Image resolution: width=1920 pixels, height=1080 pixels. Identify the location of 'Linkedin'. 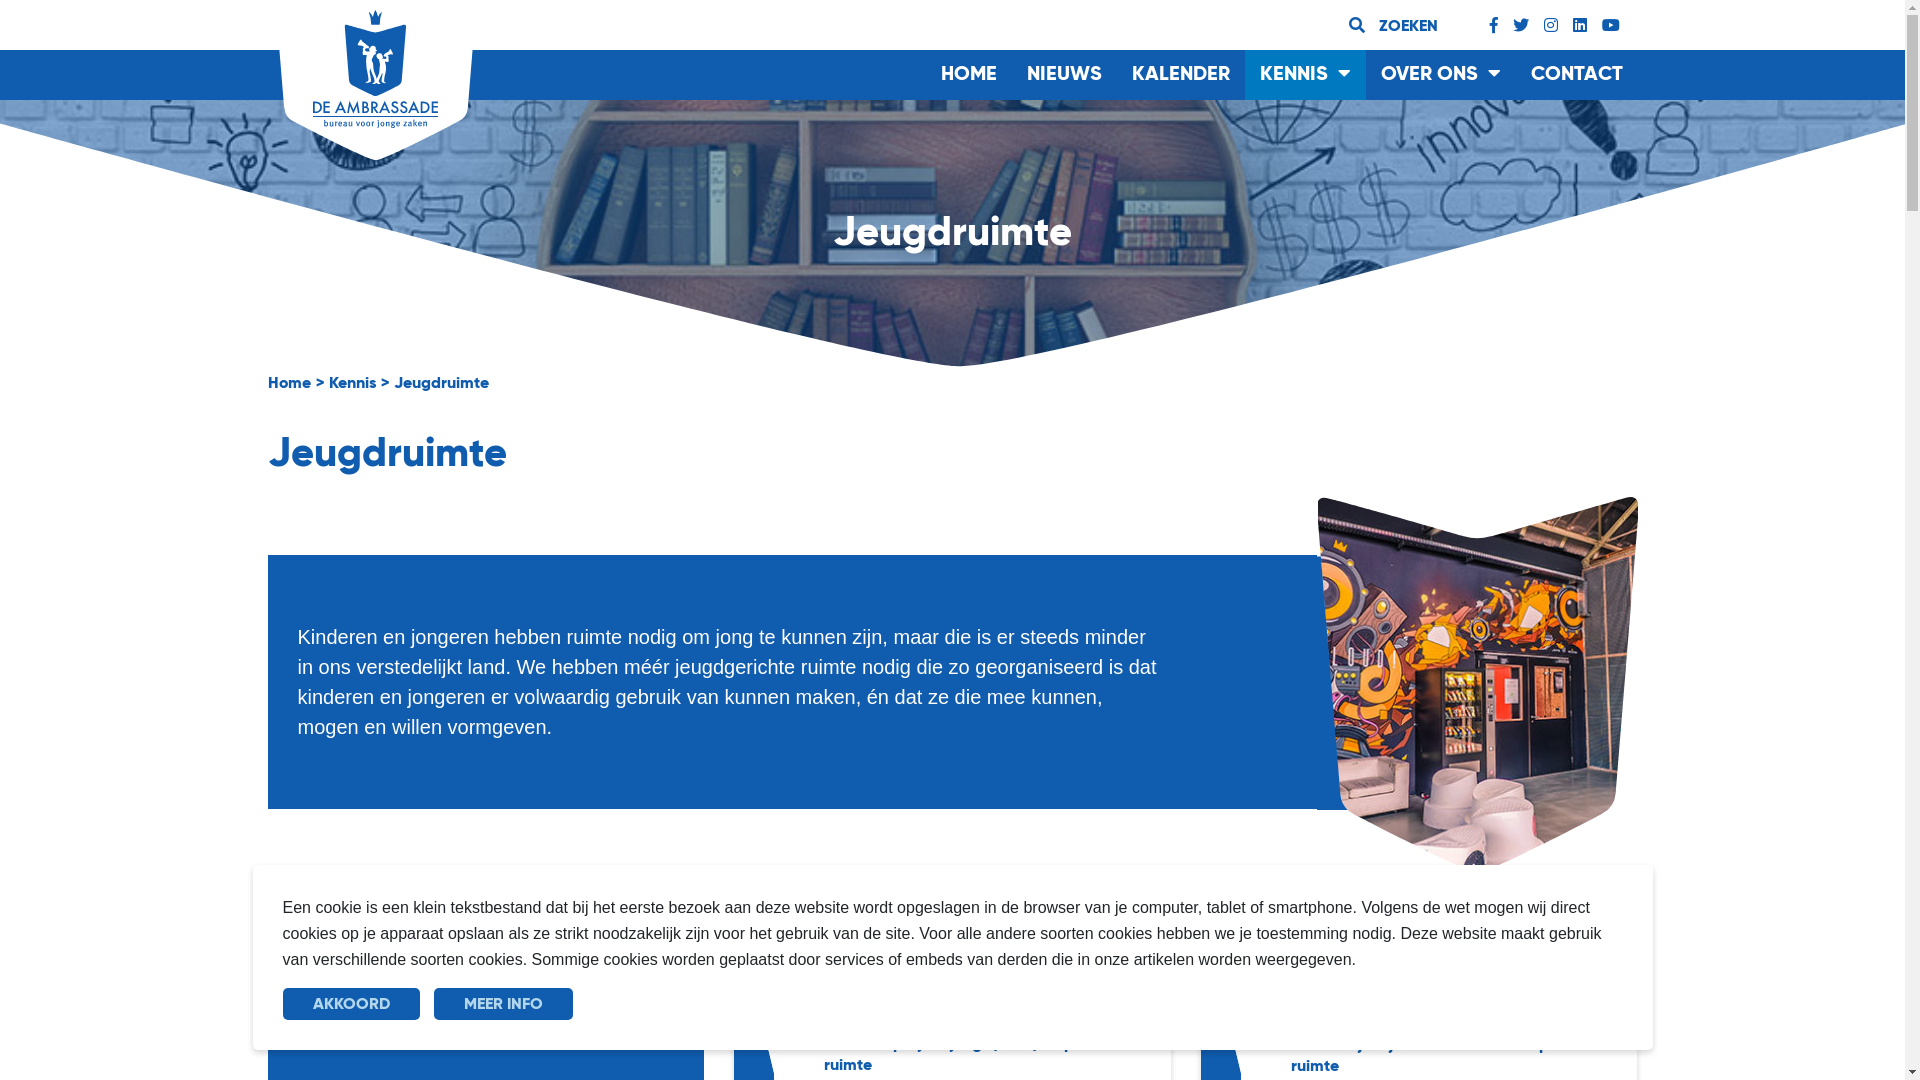
(1578, 25).